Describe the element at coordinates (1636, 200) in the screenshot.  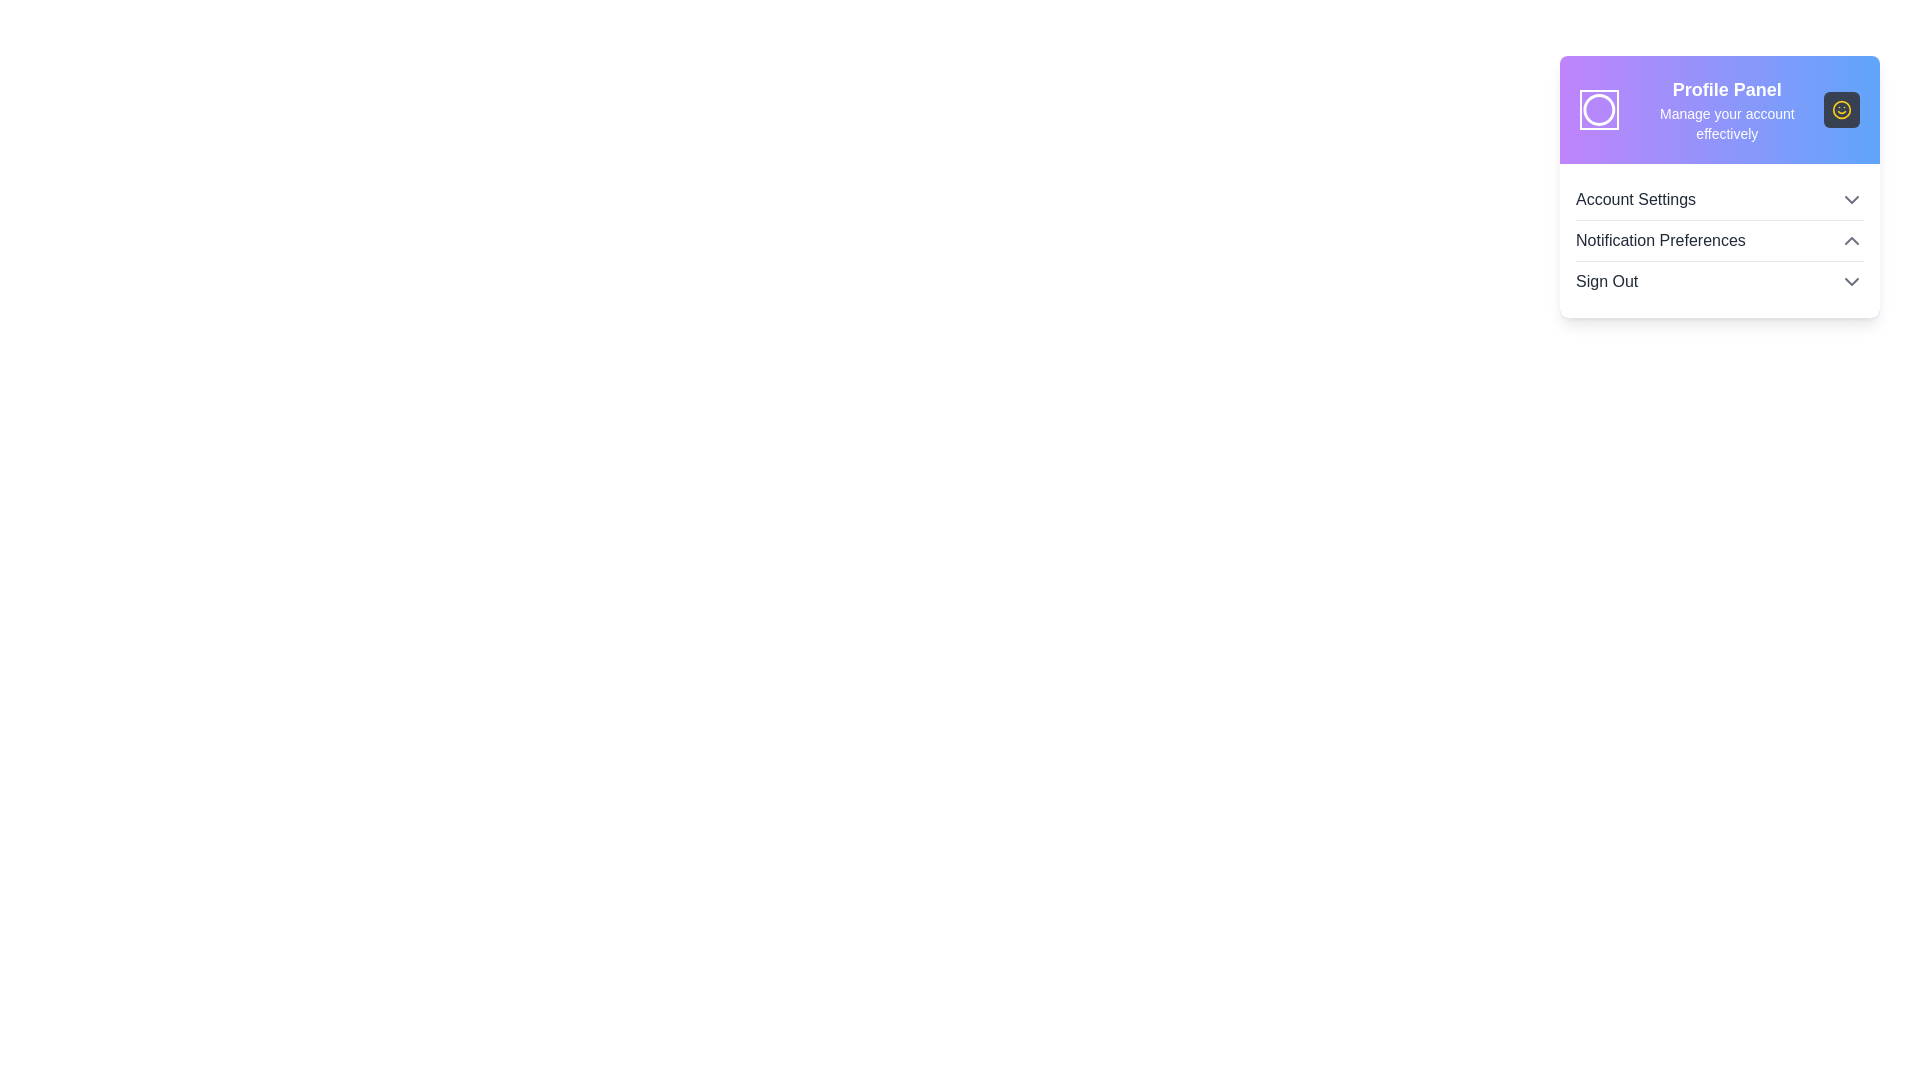
I see `the account settings text label located at the top of the dropdown menu on the right side of the interface` at that location.